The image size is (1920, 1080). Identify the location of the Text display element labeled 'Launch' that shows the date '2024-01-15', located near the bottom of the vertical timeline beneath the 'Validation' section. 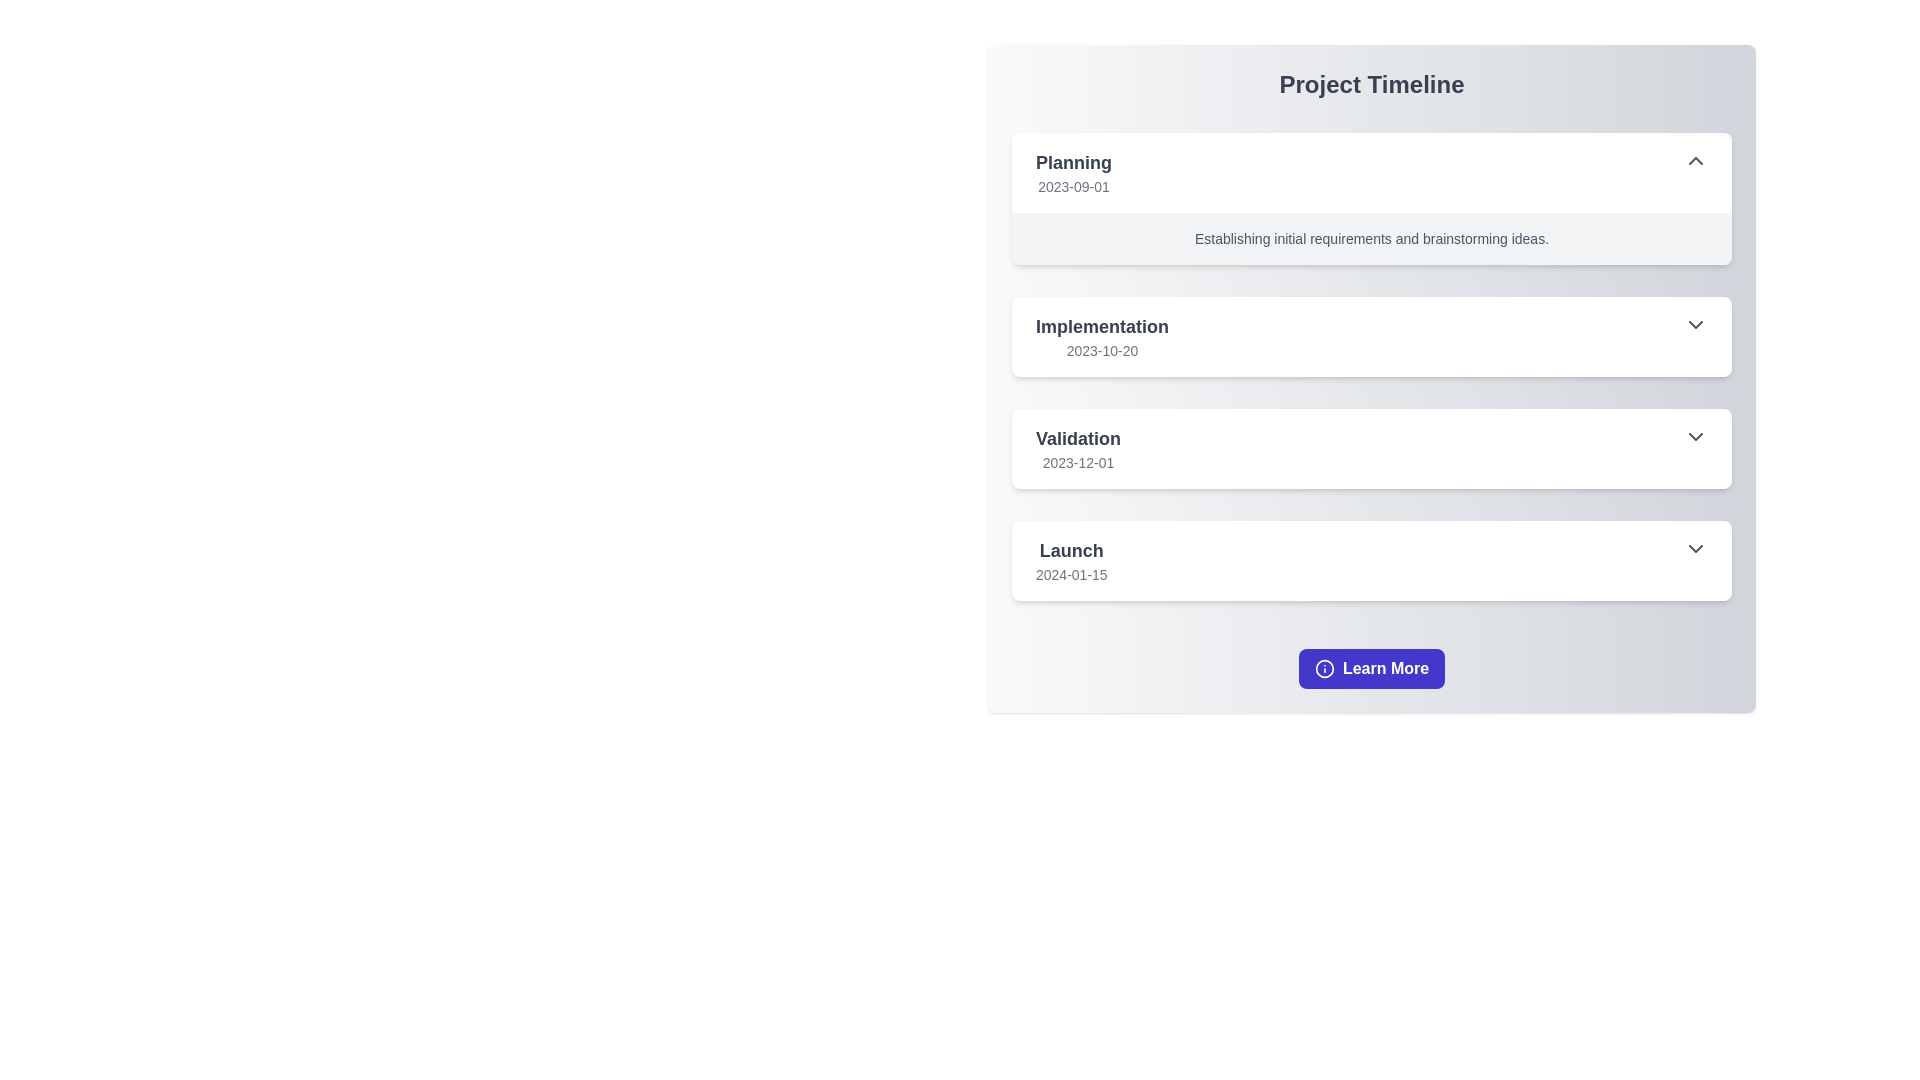
(1070, 560).